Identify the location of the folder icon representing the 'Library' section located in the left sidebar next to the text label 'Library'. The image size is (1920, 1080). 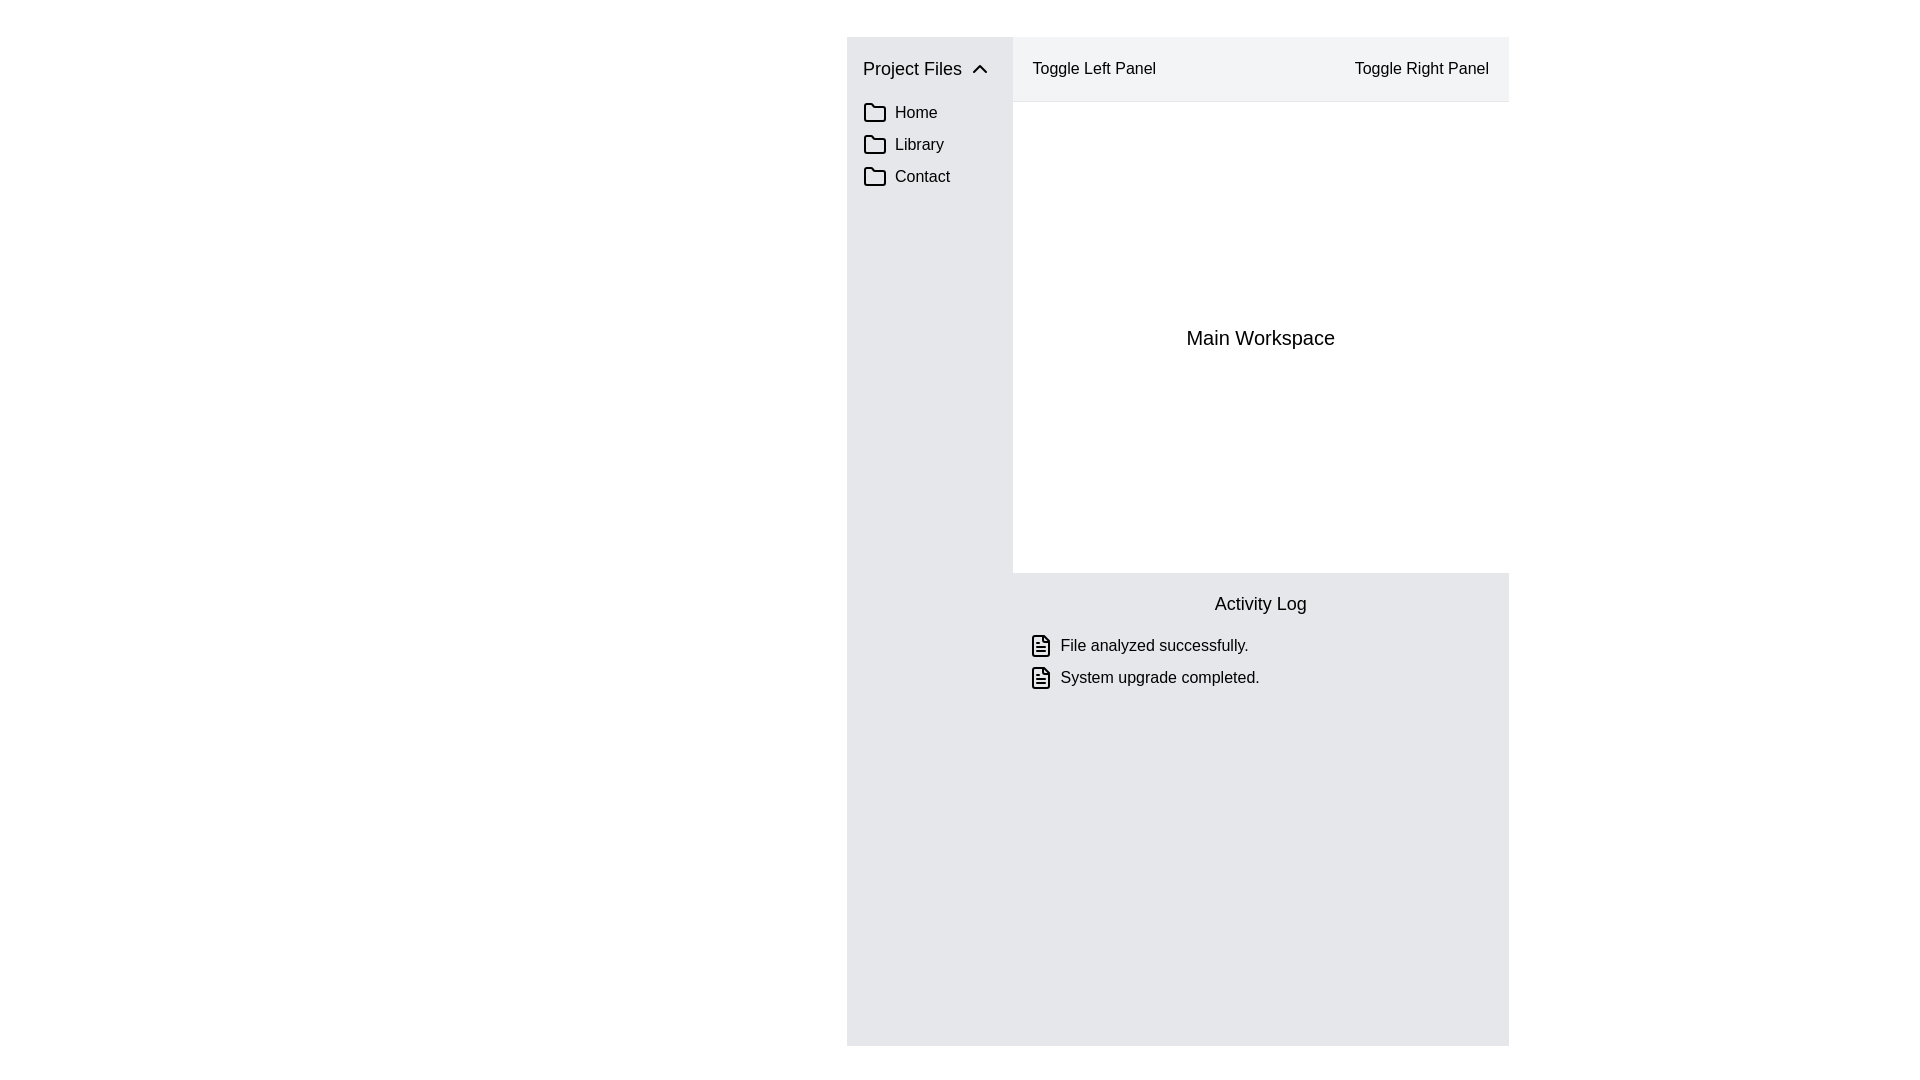
(874, 142).